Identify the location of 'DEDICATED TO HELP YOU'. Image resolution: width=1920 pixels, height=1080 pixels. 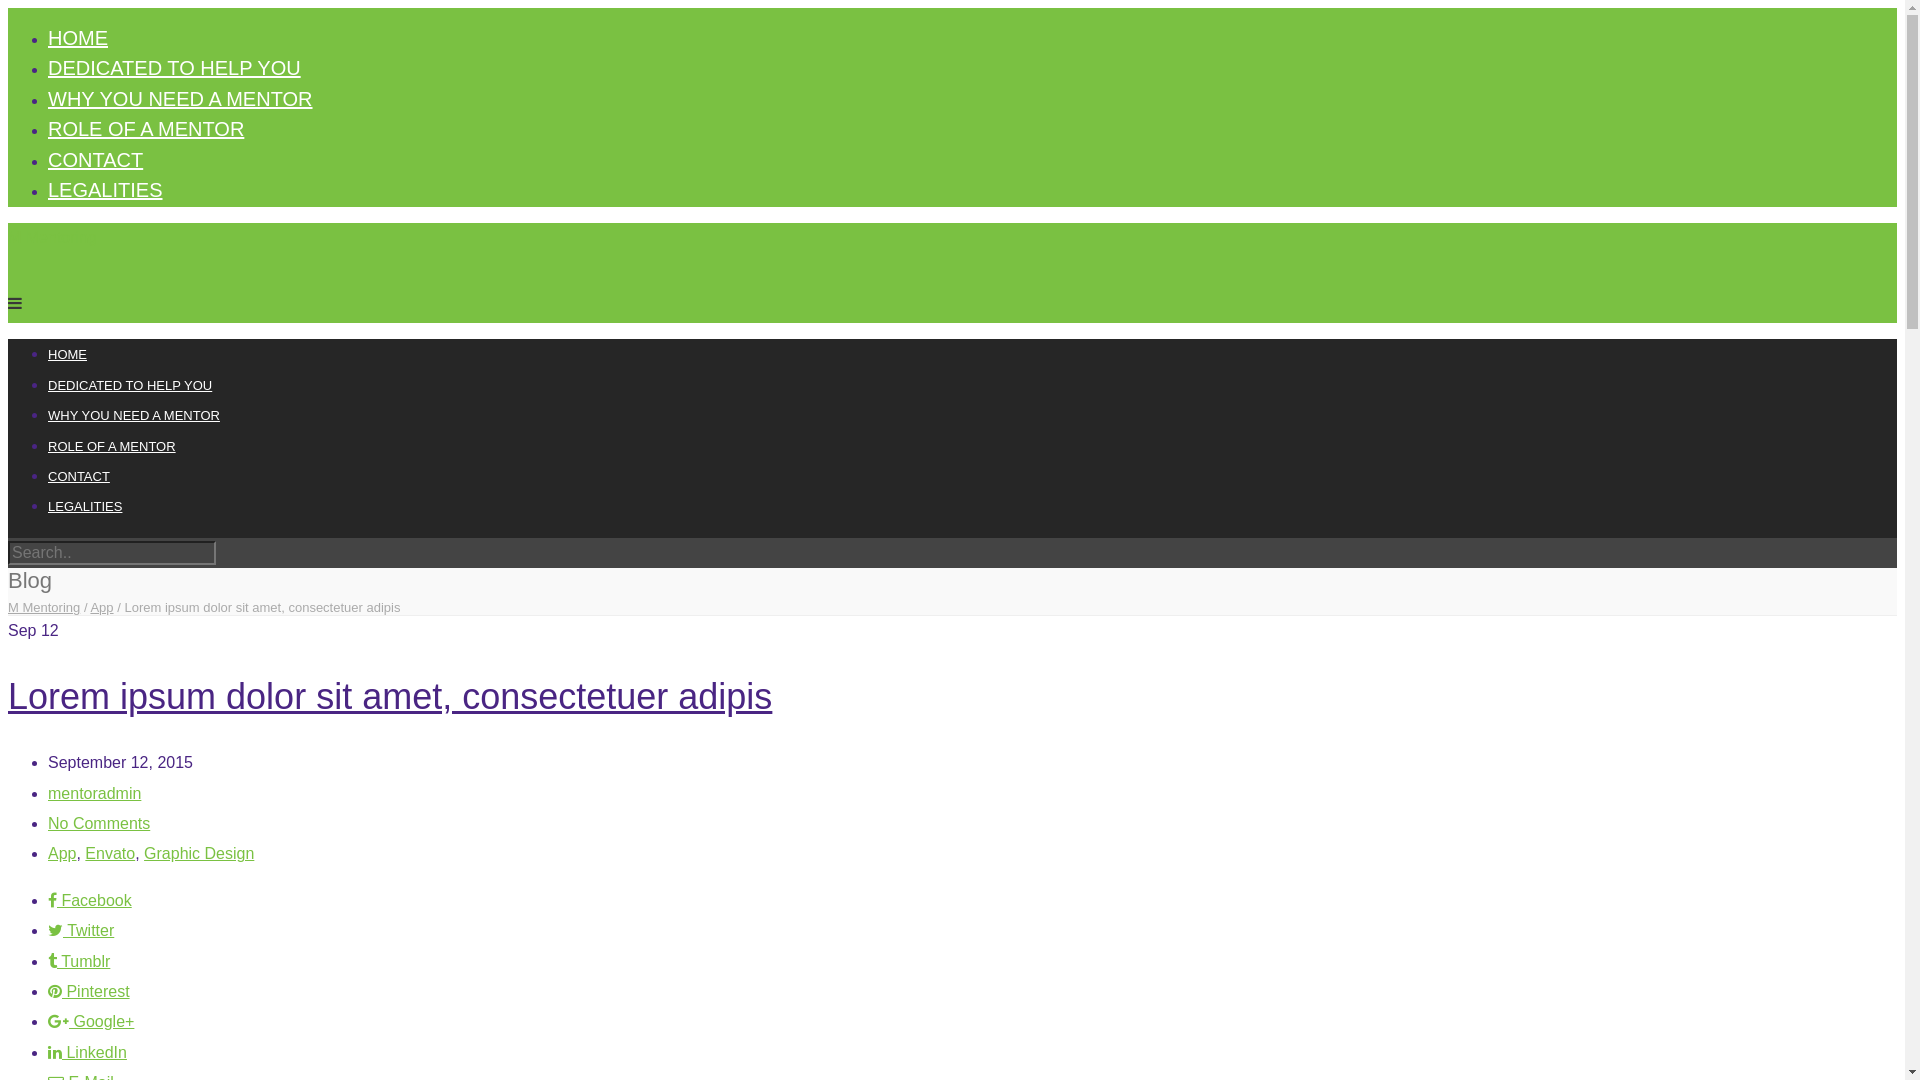
(48, 67).